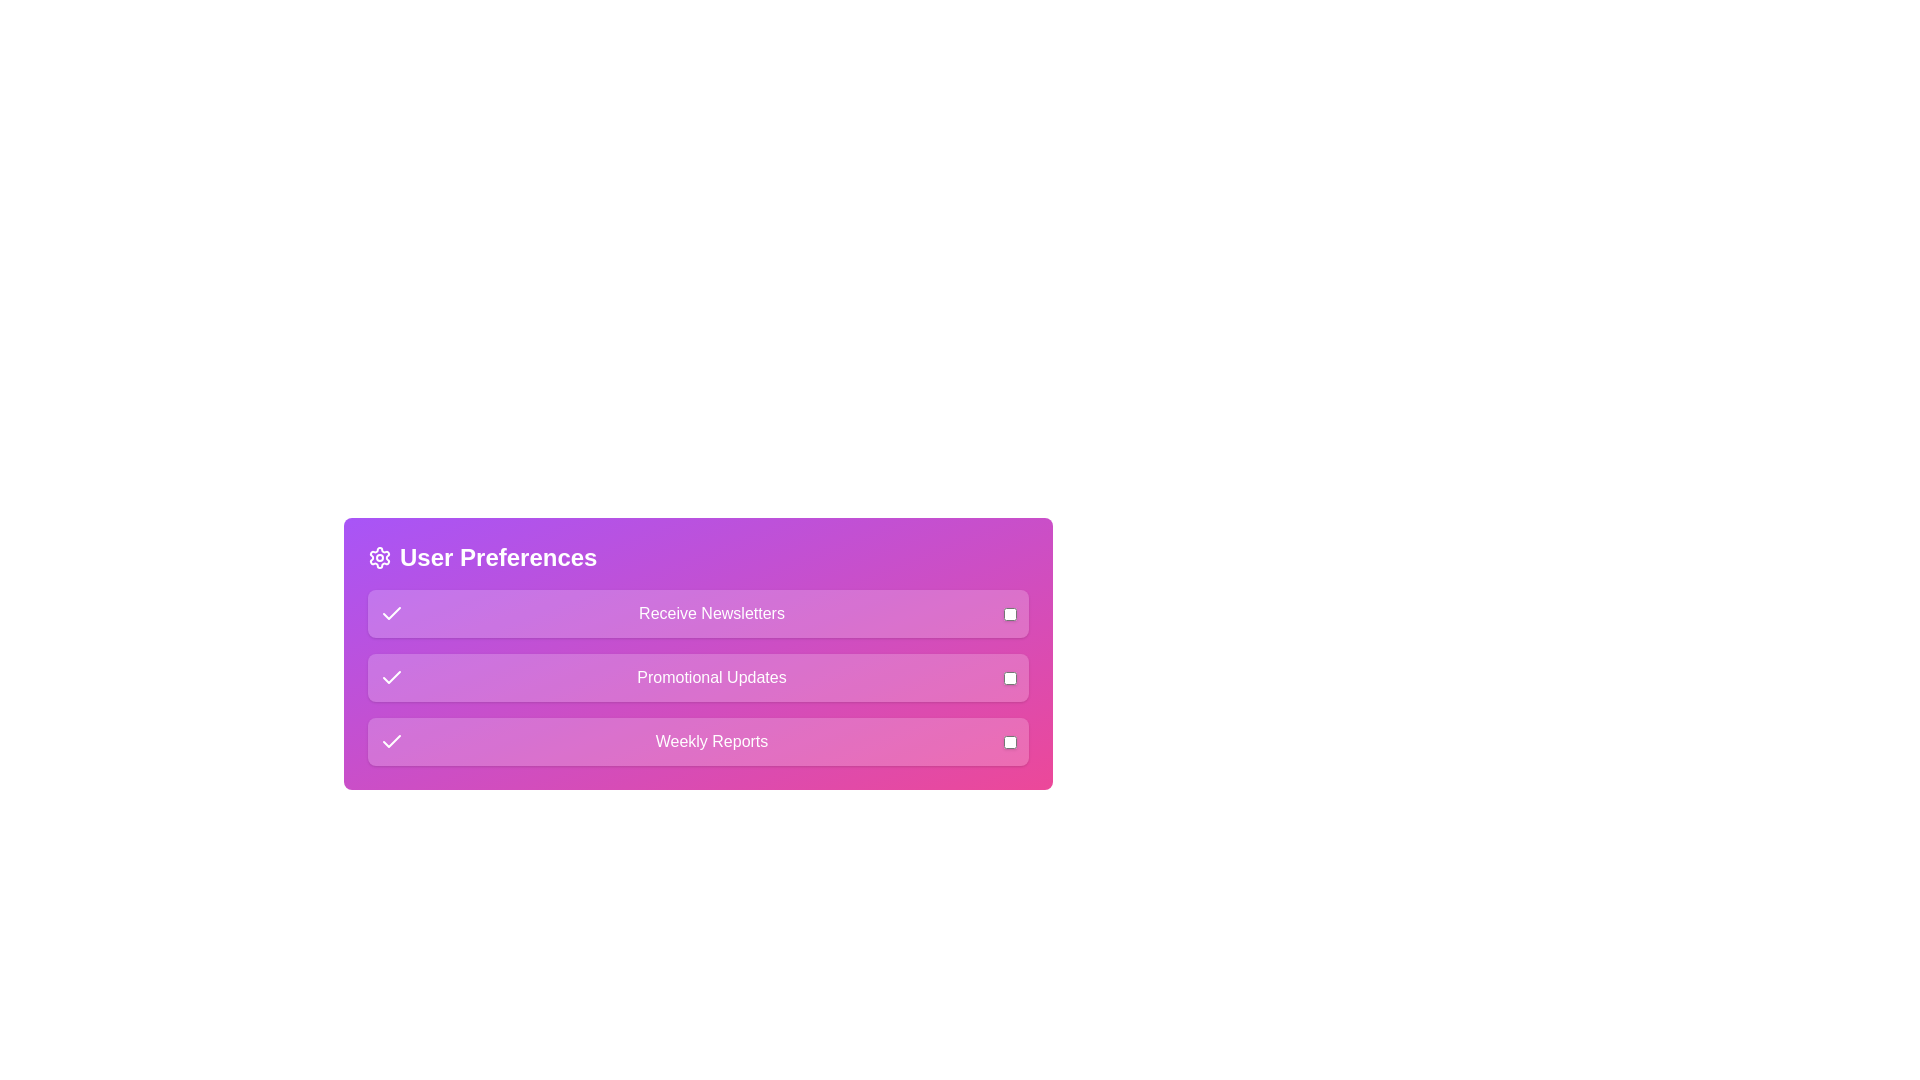  Describe the element at coordinates (1010, 612) in the screenshot. I see `the 'Receive Newsletters' checkbox to toggle its state` at that location.